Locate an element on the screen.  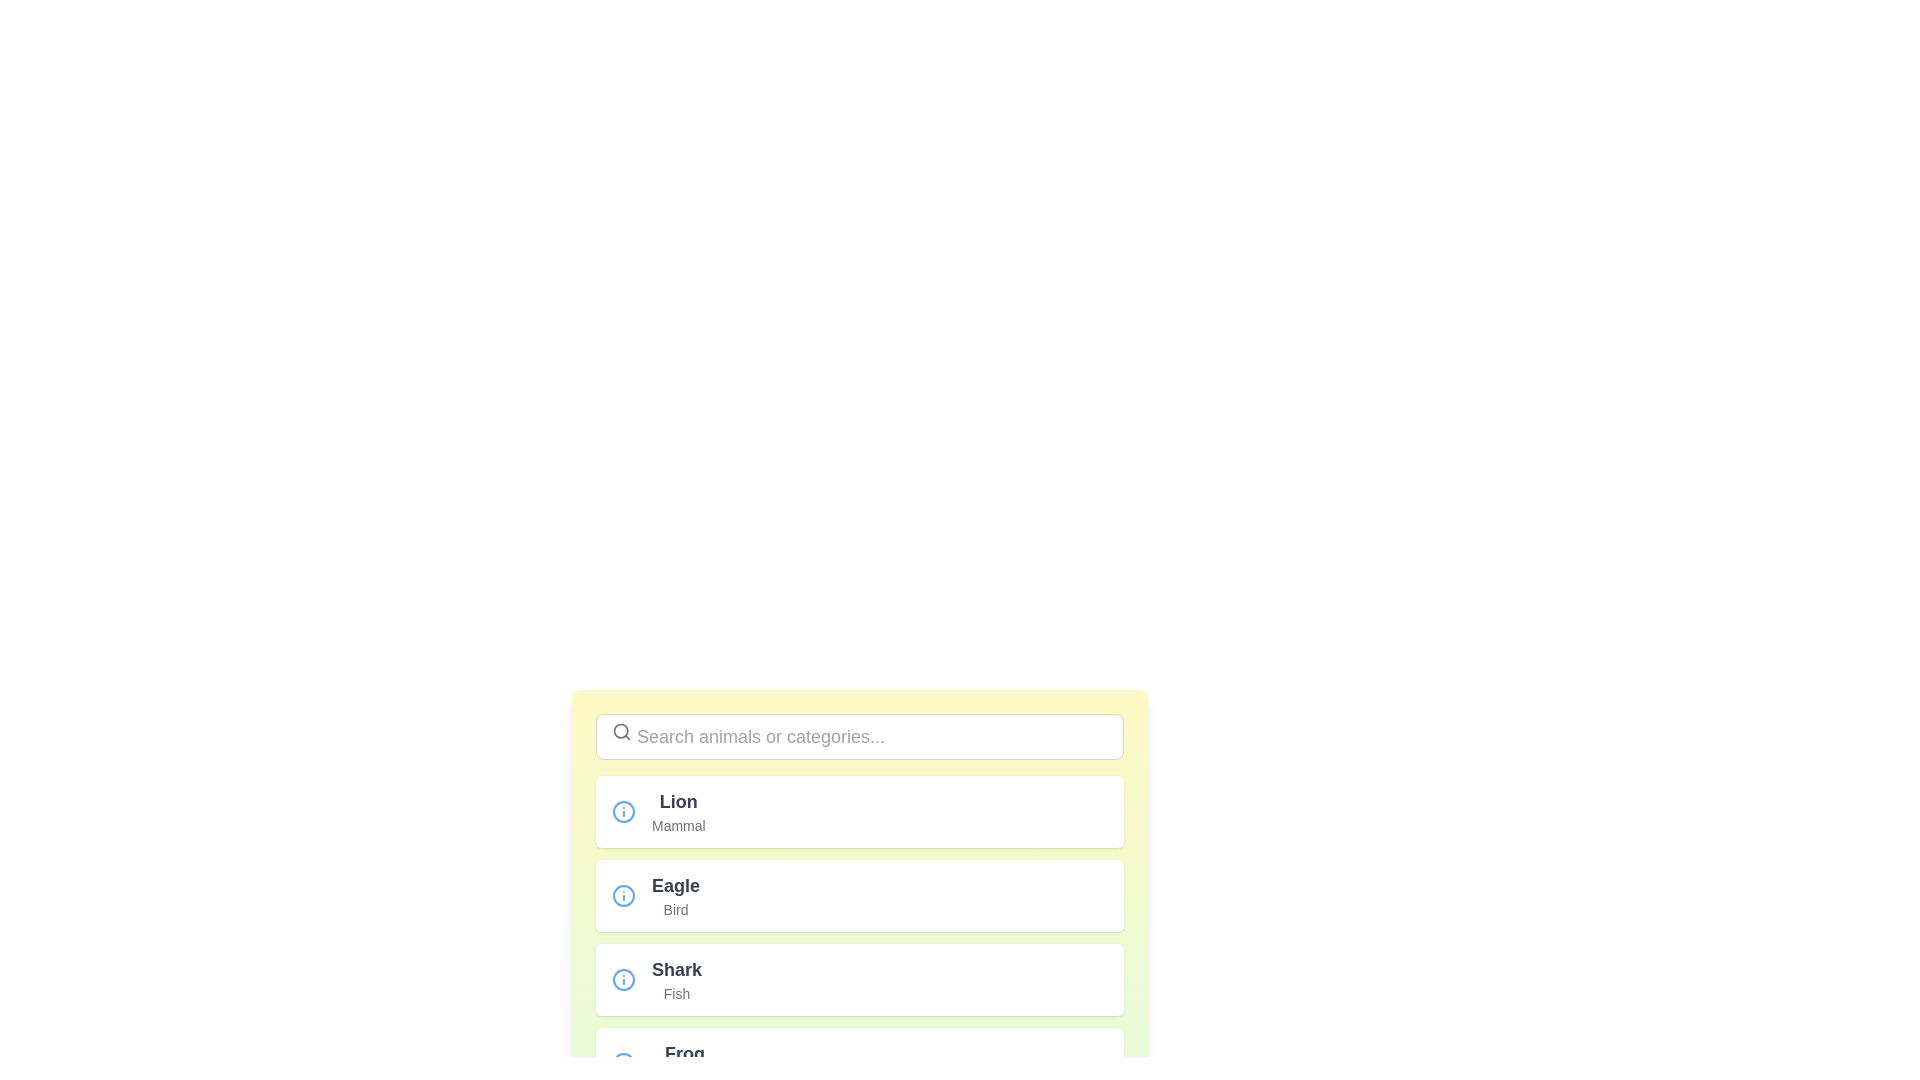
the circle-shaped vector graphic icon located to the left of the text label 'Shark Fish' in the 'Shark' category list item for additional information is located at coordinates (623, 978).